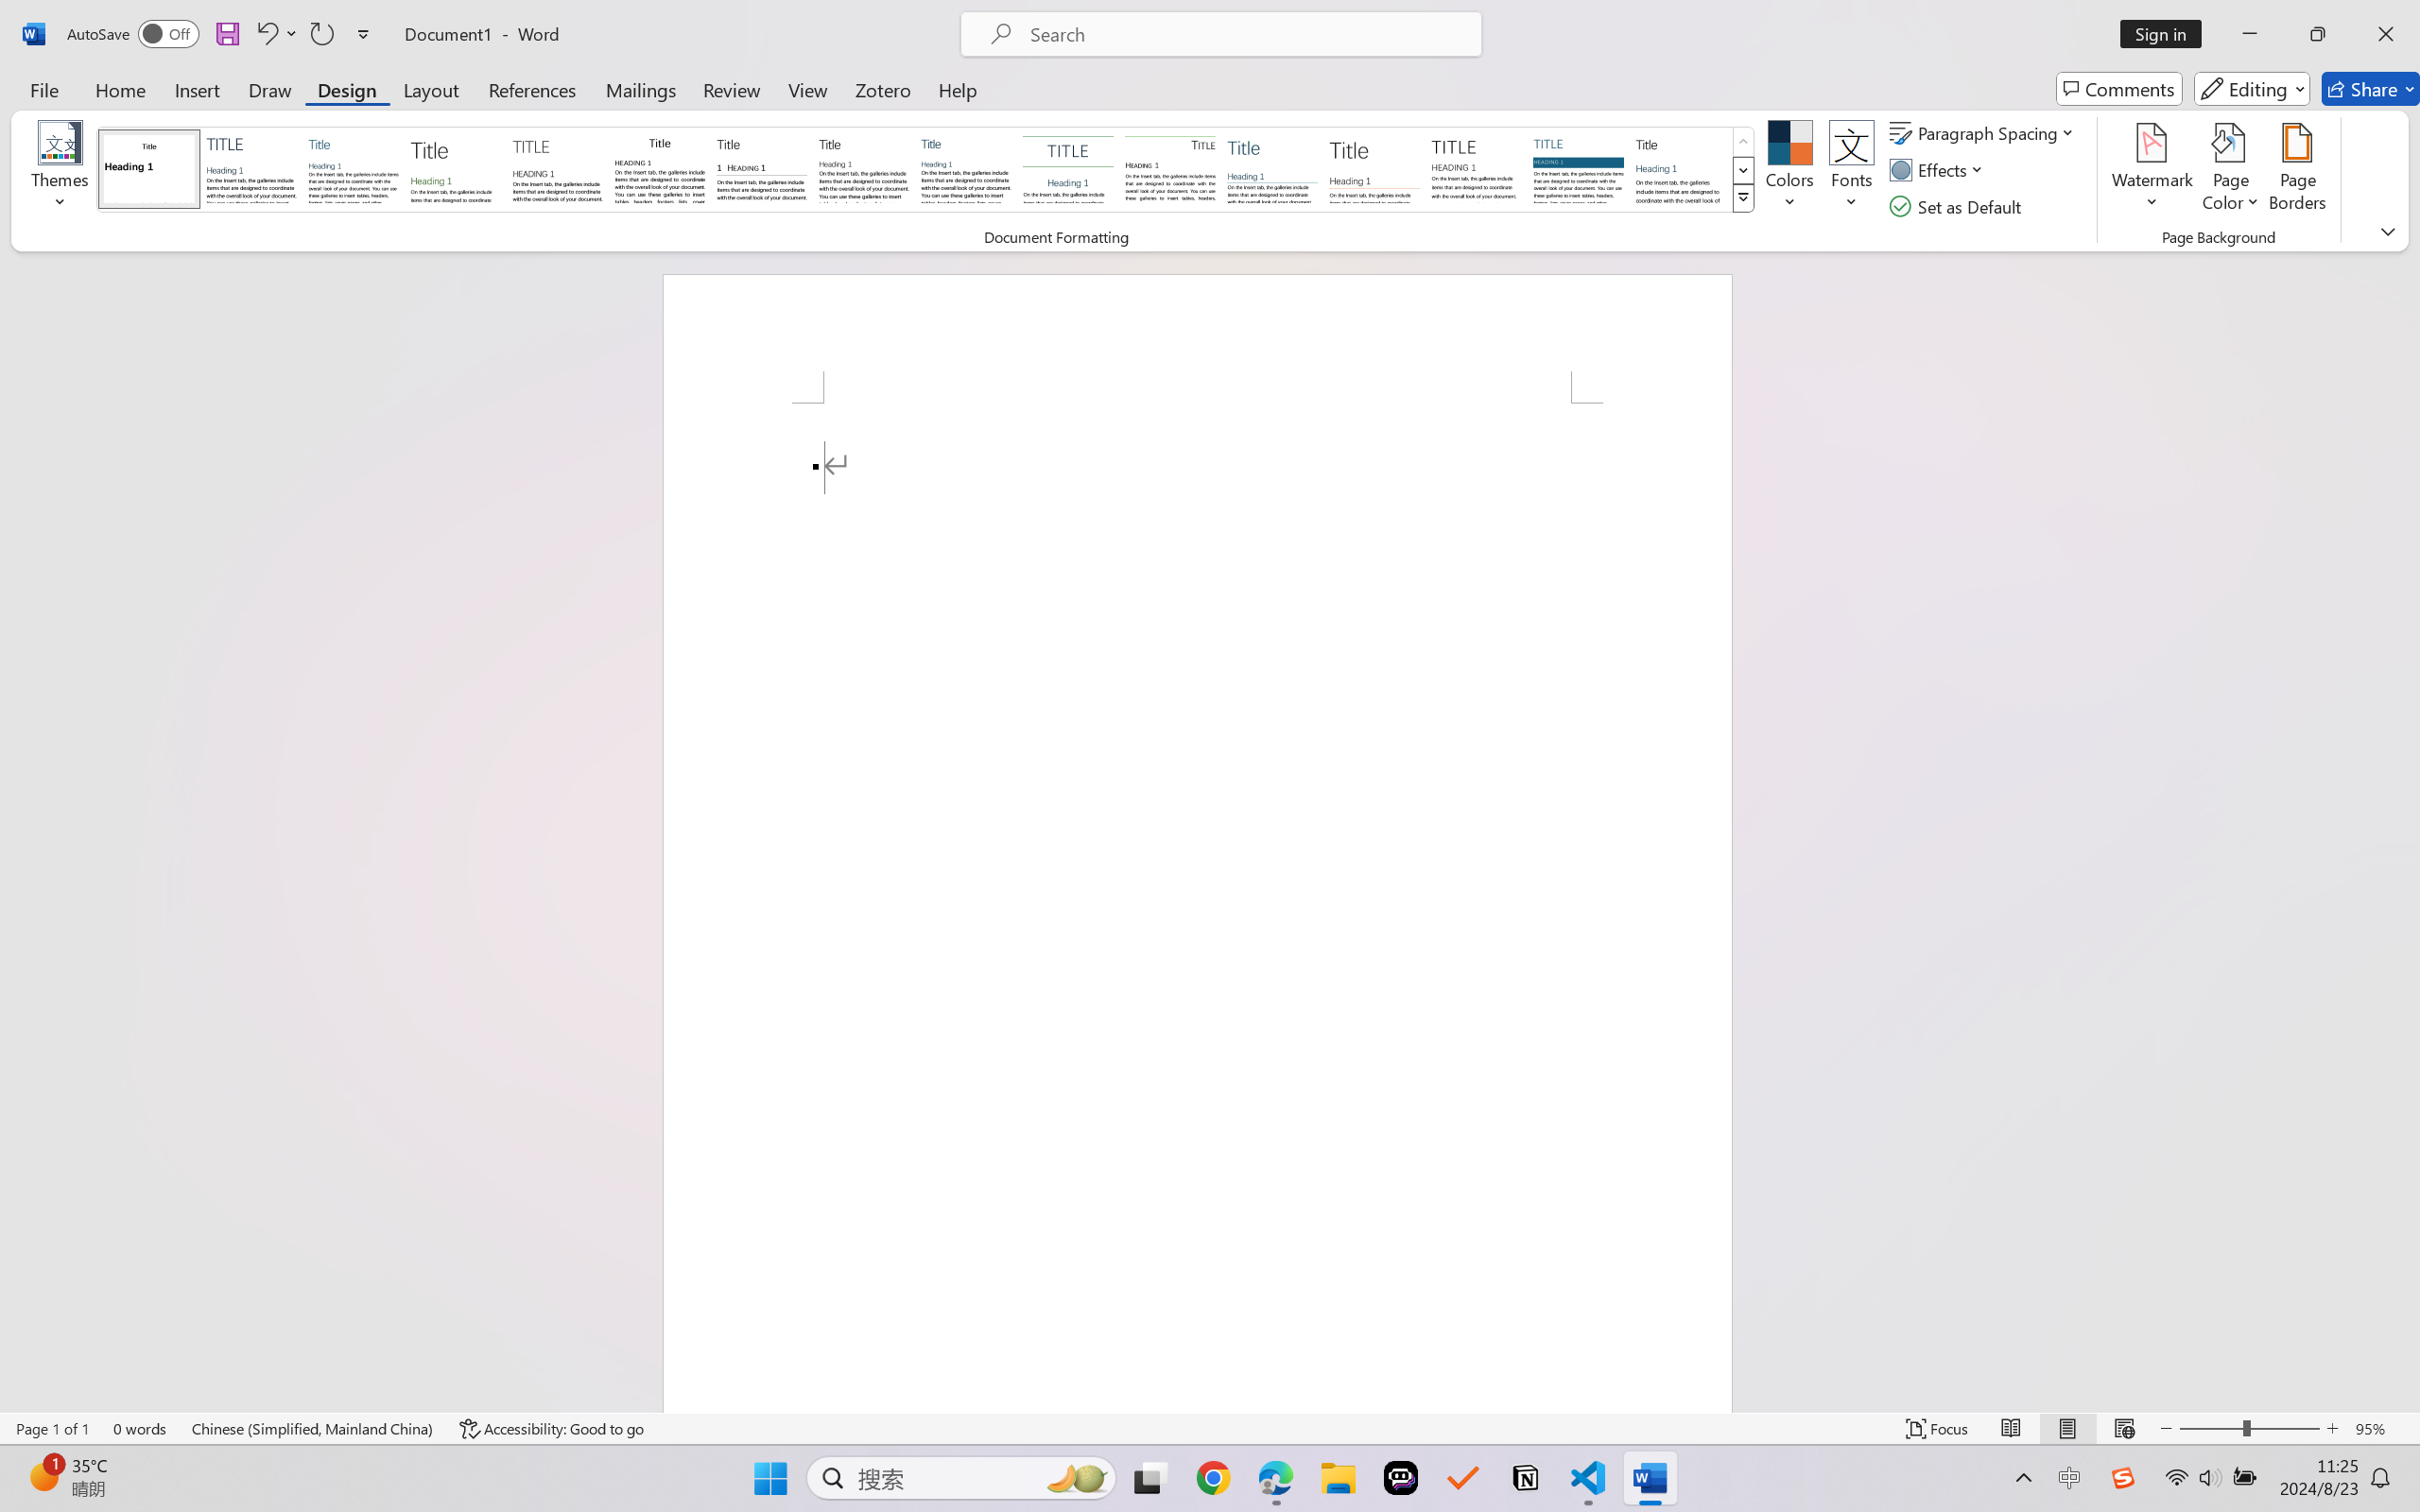  Describe the element at coordinates (265, 33) in the screenshot. I see `'Undo Apply Quick Style'` at that location.